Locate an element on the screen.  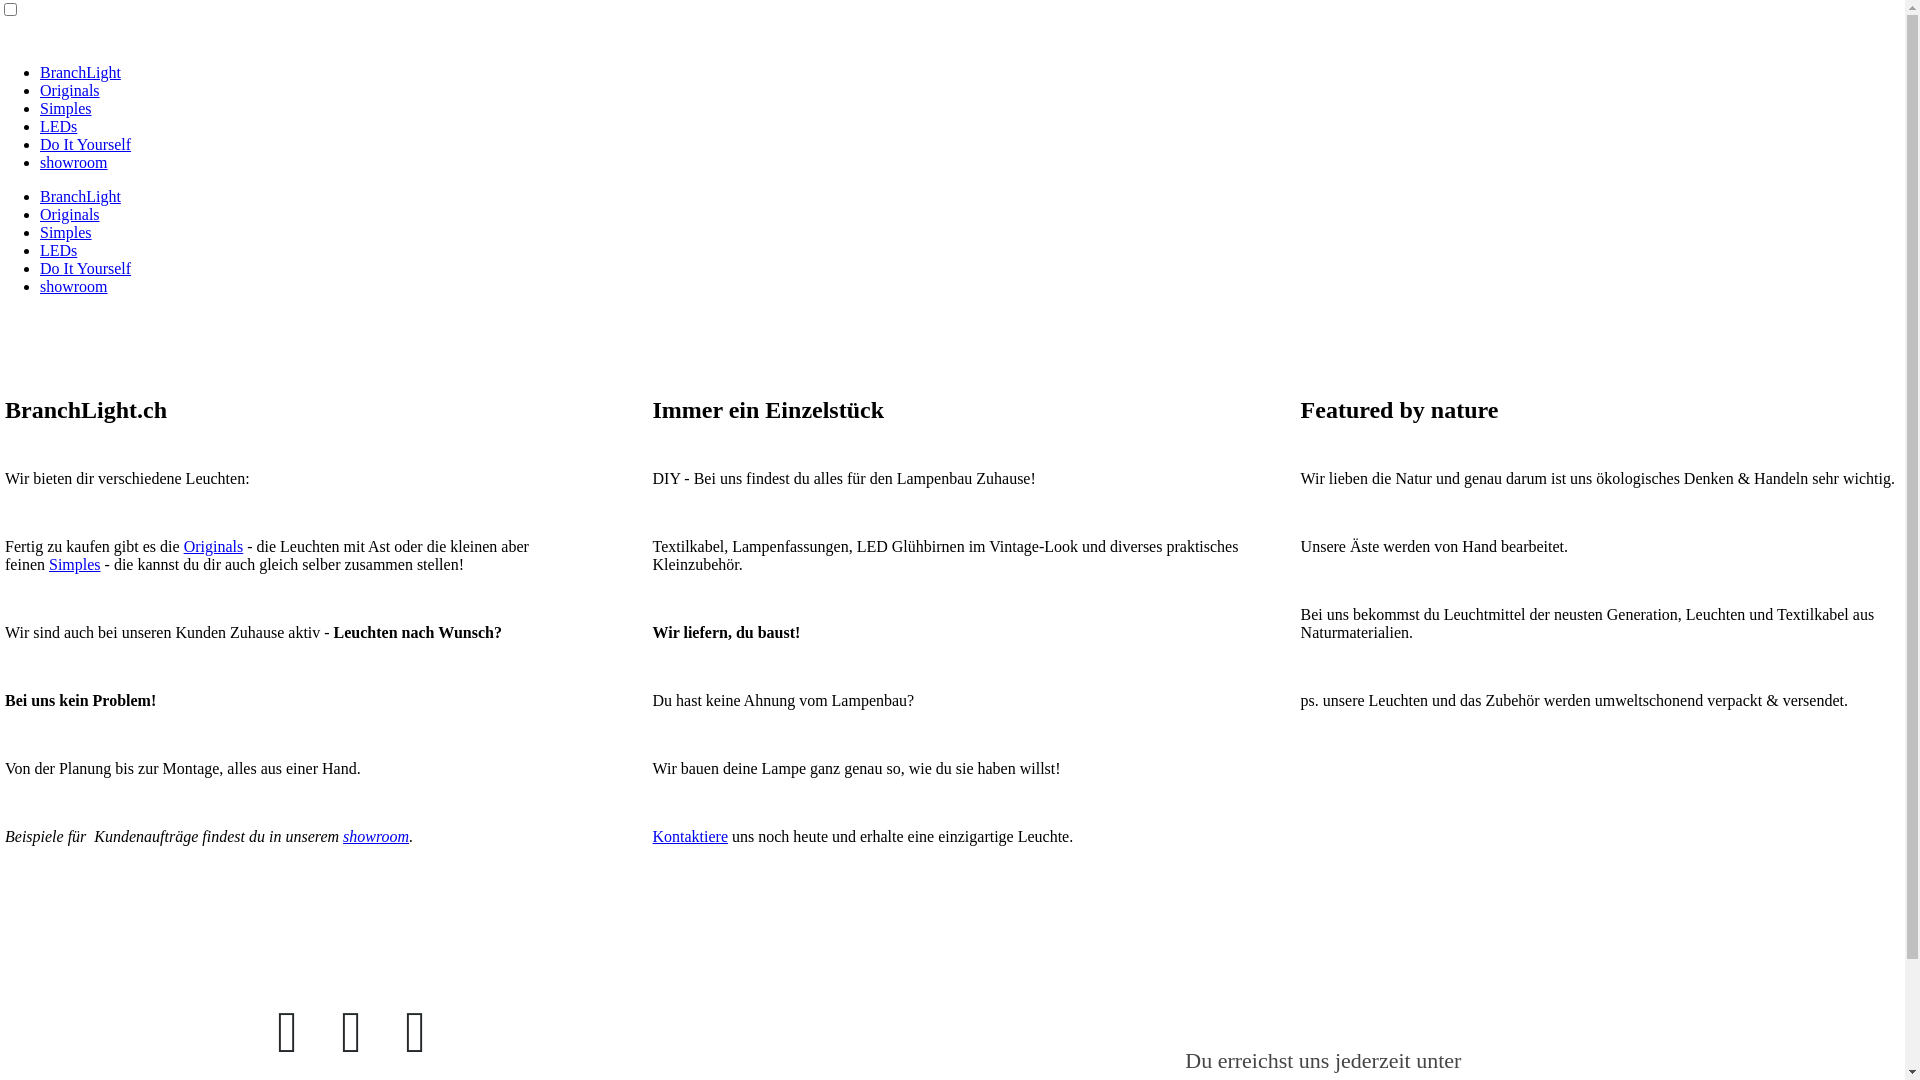
'LEDs' is located at coordinates (39, 249).